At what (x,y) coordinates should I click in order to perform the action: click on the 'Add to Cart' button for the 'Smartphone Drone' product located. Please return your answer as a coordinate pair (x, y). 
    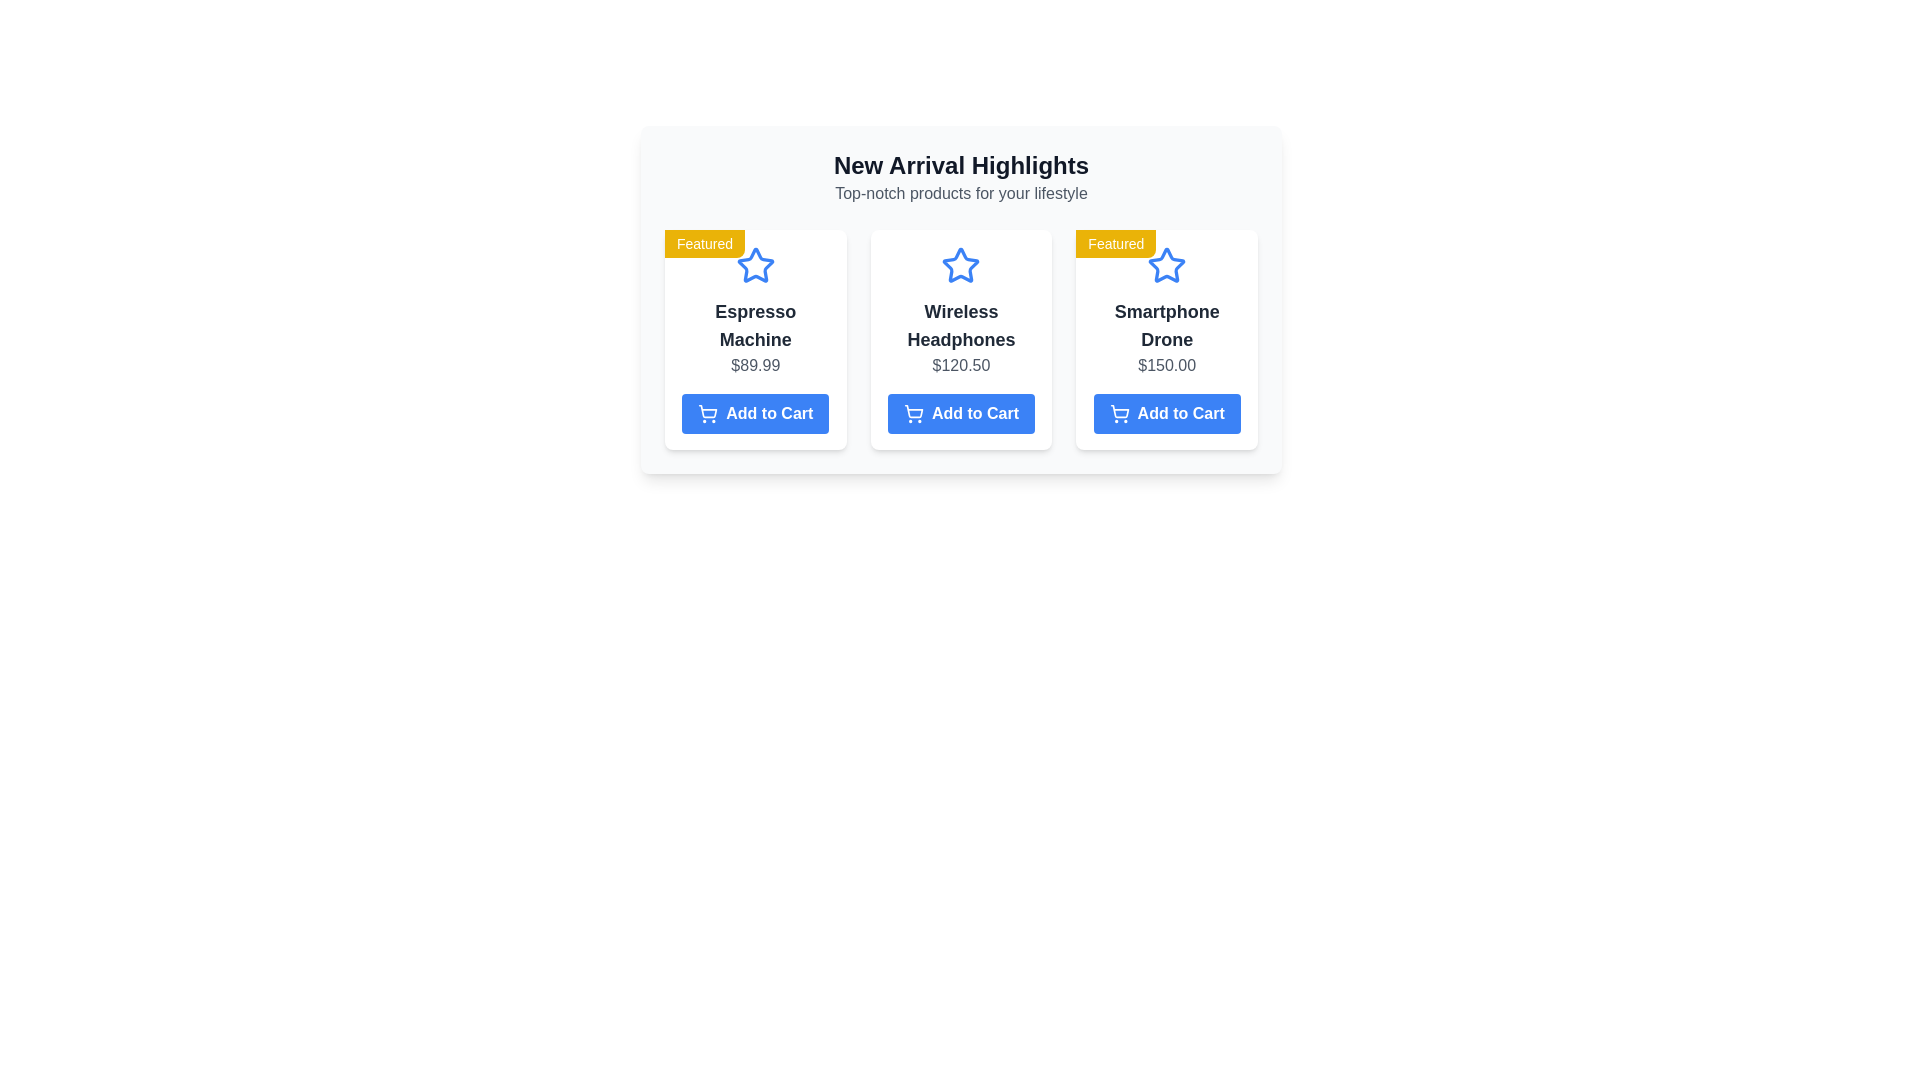
    Looking at the image, I should click on (1167, 412).